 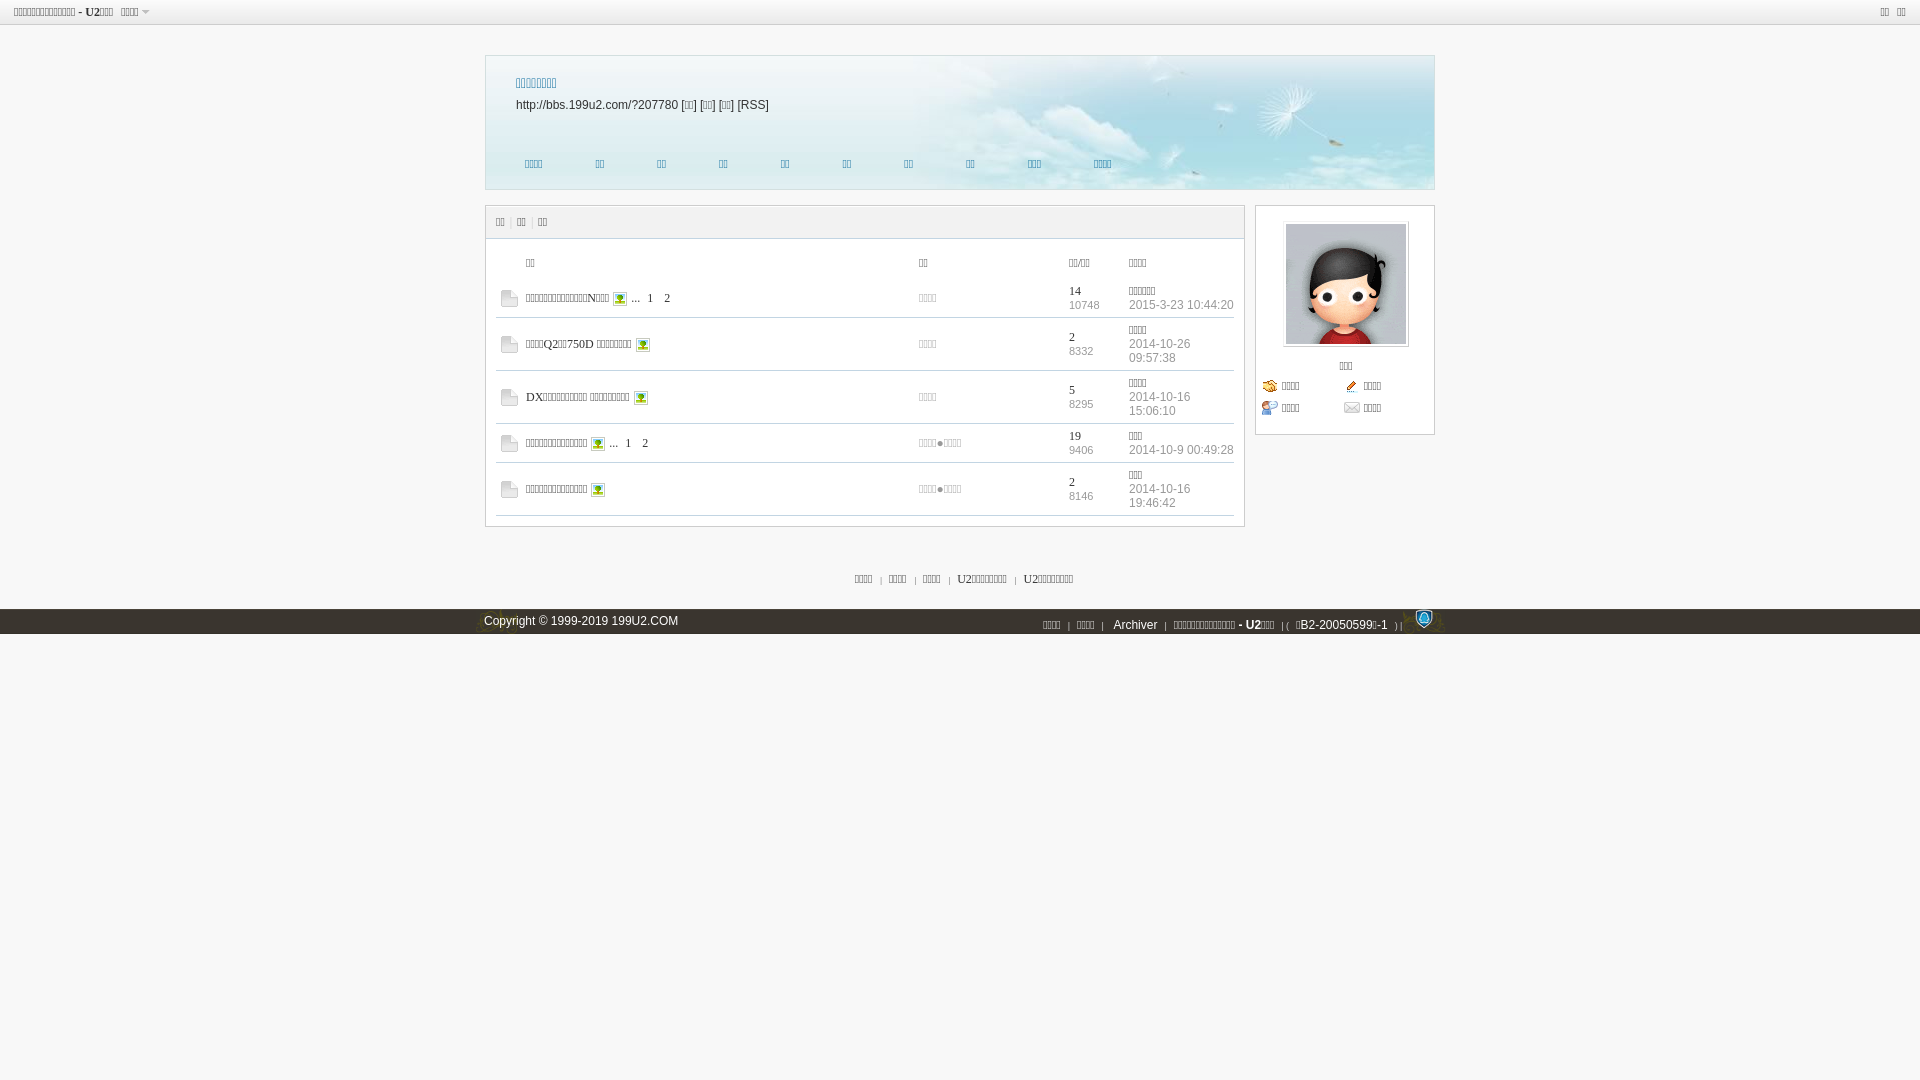 What do you see at coordinates (1070, 389) in the screenshot?
I see `'5'` at bounding box center [1070, 389].